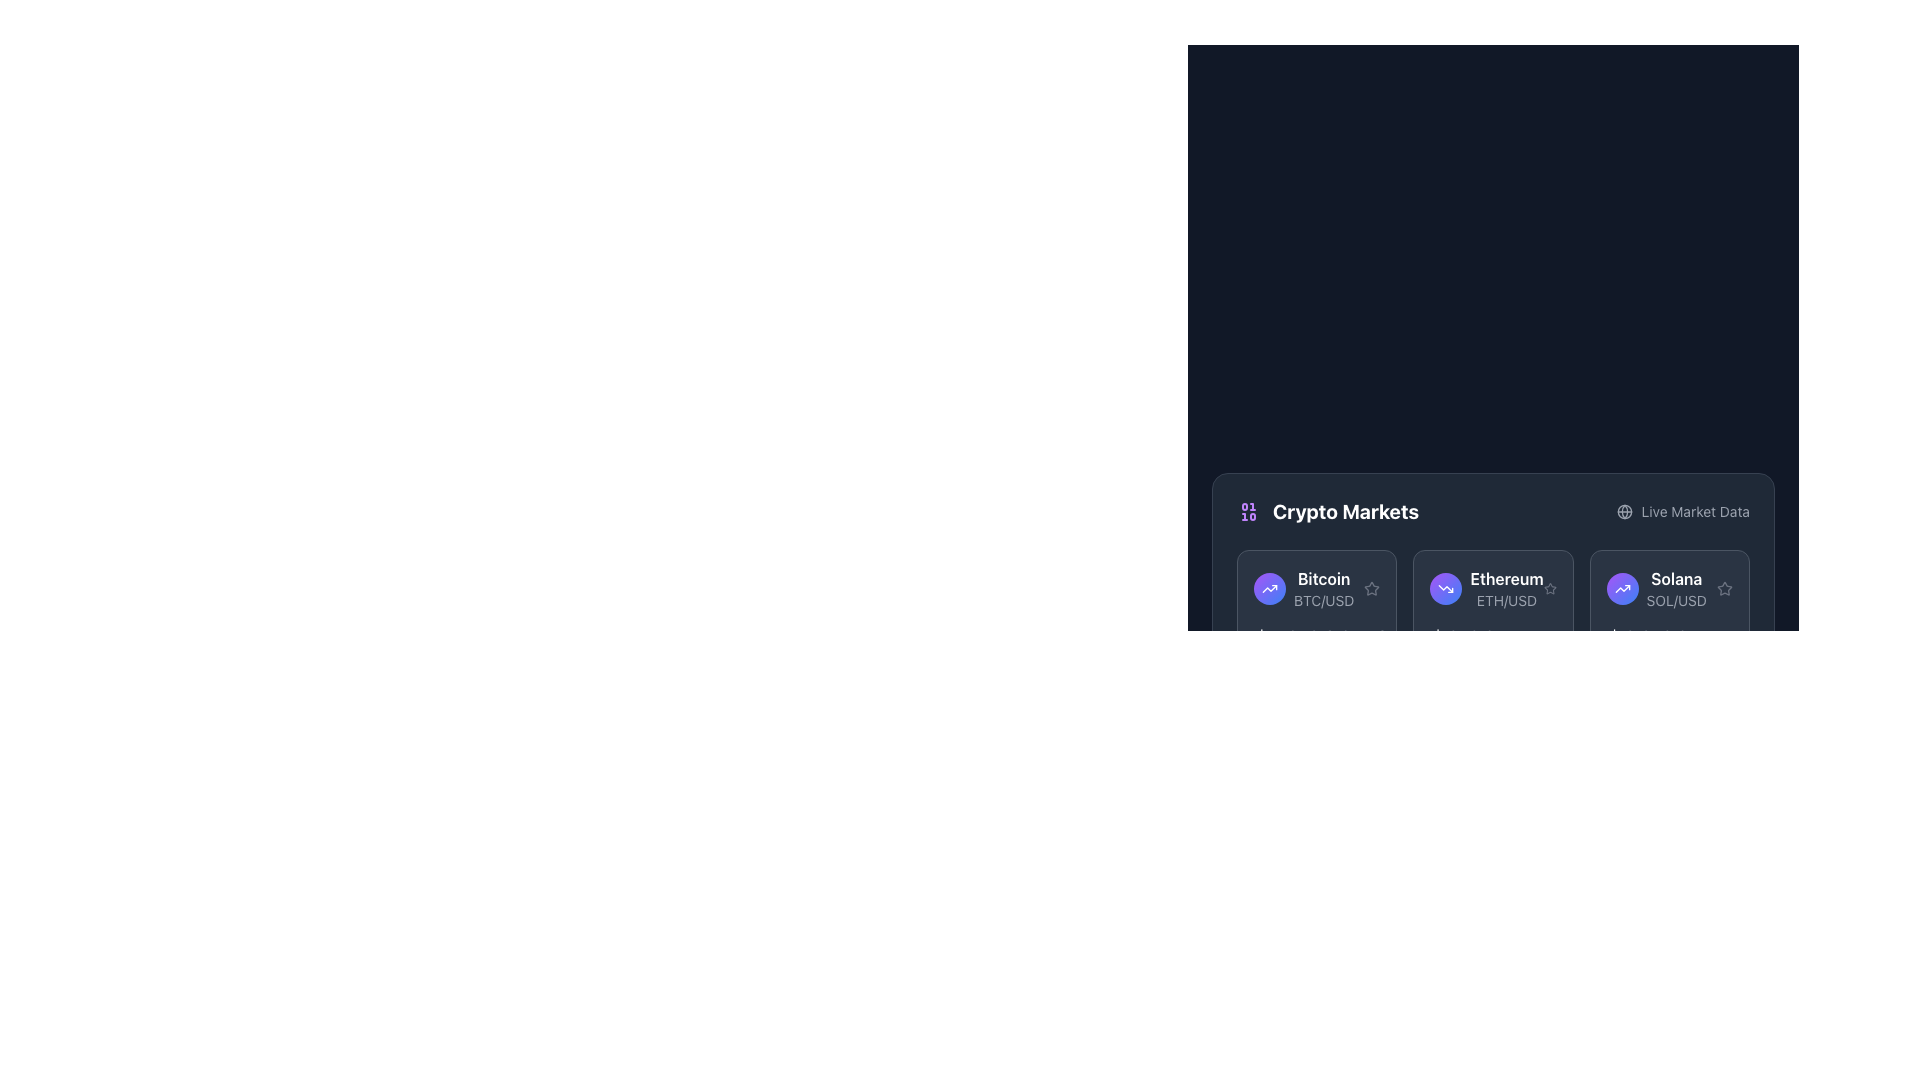 Image resolution: width=1920 pixels, height=1080 pixels. What do you see at coordinates (1493, 639) in the screenshot?
I see `the informational display showing the real-time price of Ethereum in USD and its recent percentage change, located in the bottom-right portion of the Ethereum card` at bounding box center [1493, 639].